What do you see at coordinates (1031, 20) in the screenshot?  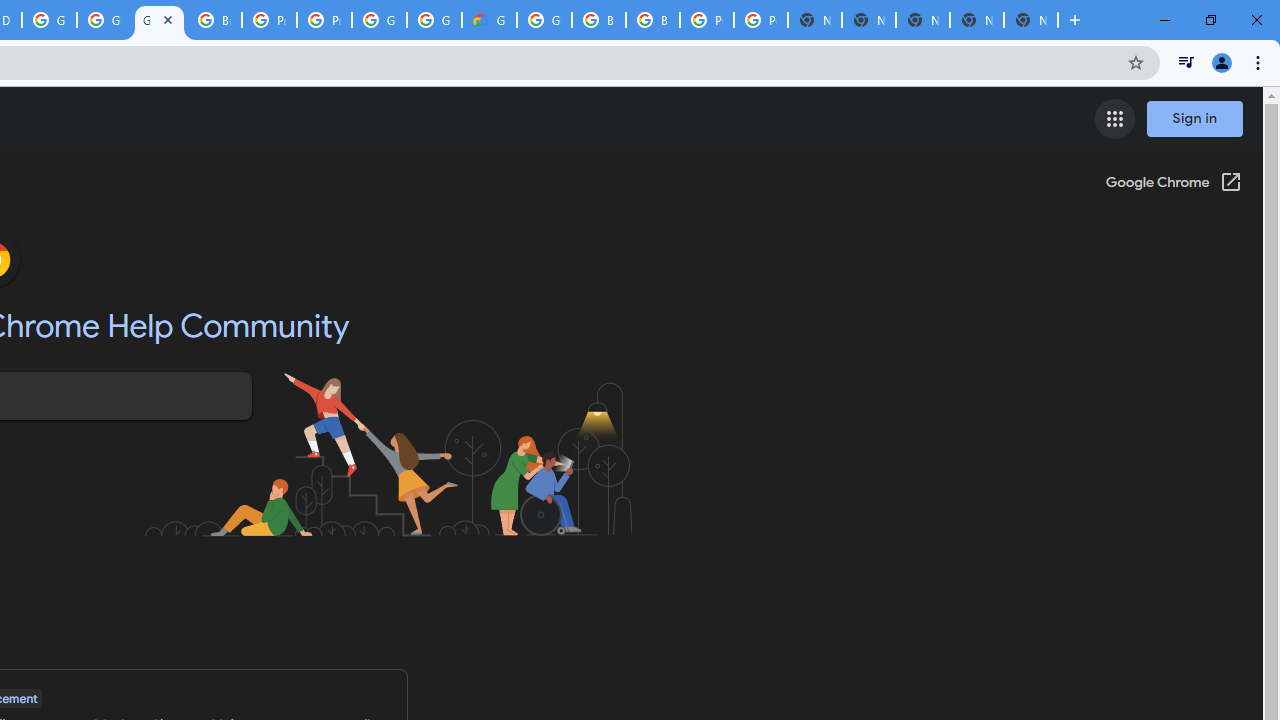 I see `'New Tab'` at bounding box center [1031, 20].